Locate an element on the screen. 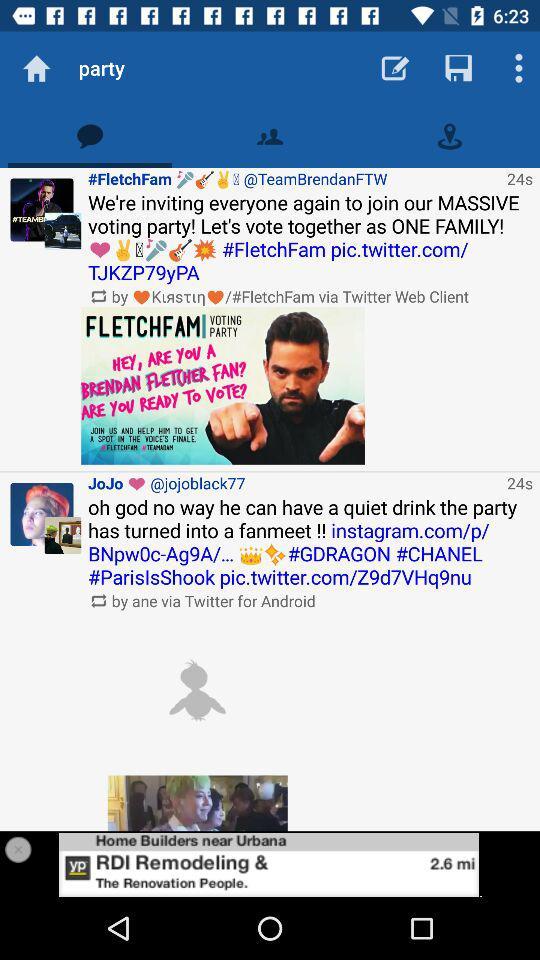  a picture is located at coordinates (197, 803).